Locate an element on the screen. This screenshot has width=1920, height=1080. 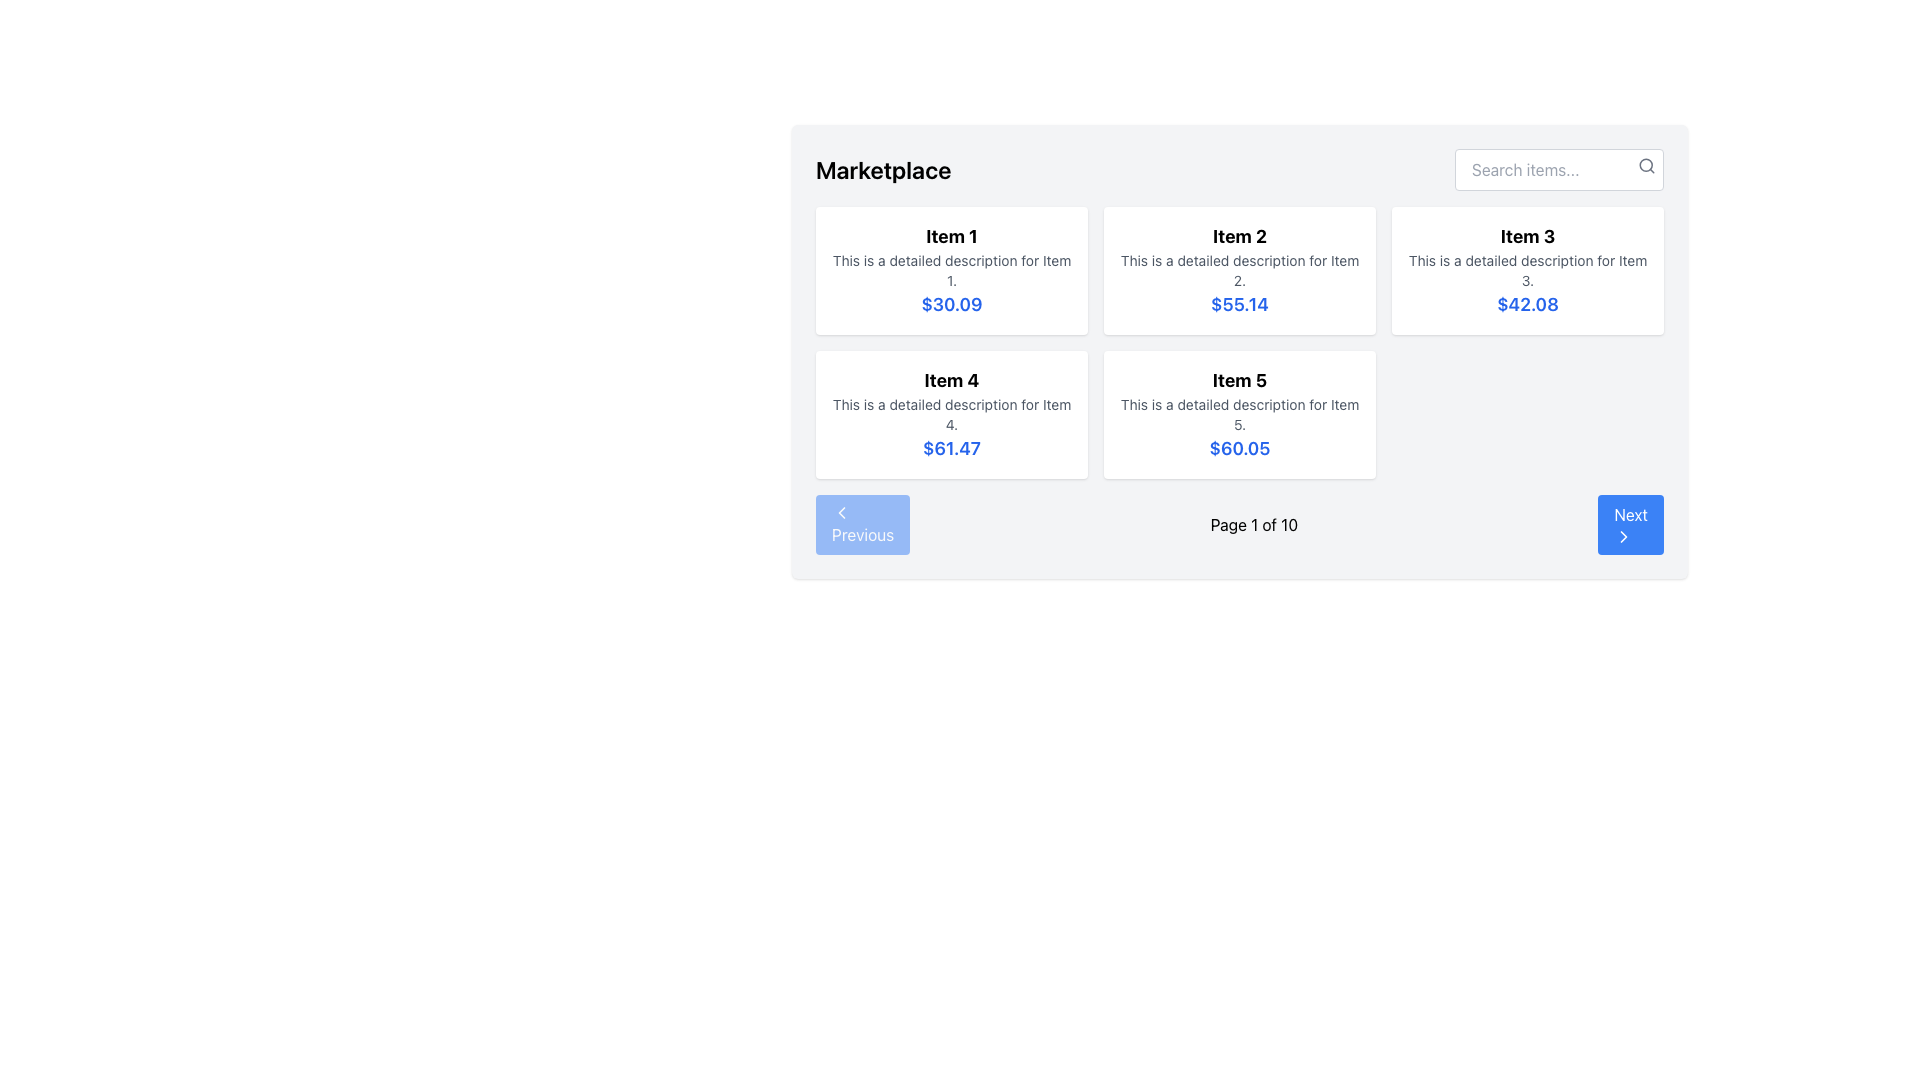
the title text element labeled 'Item 2' located at the top of a card in the marketplace UI is located at coordinates (1238, 235).